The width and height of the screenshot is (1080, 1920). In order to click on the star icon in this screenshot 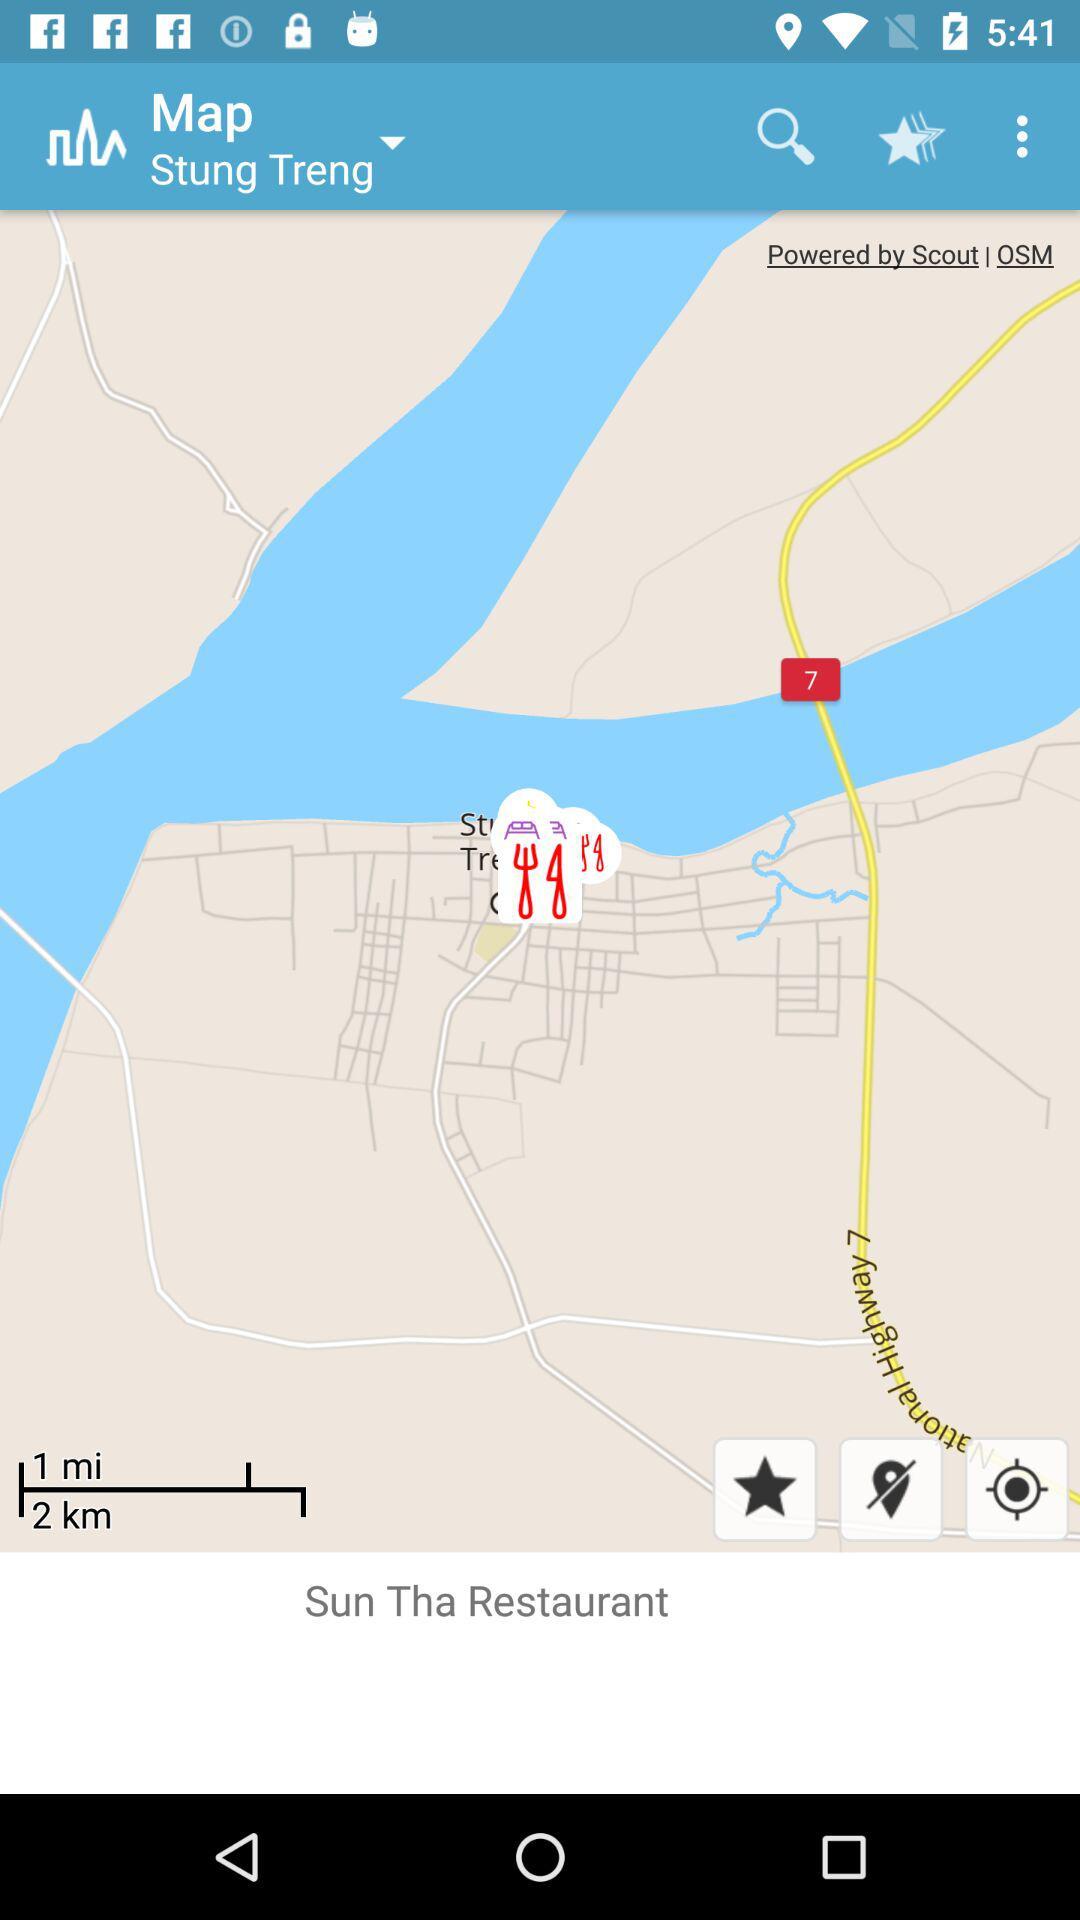, I will do `click(764, 1489)`.